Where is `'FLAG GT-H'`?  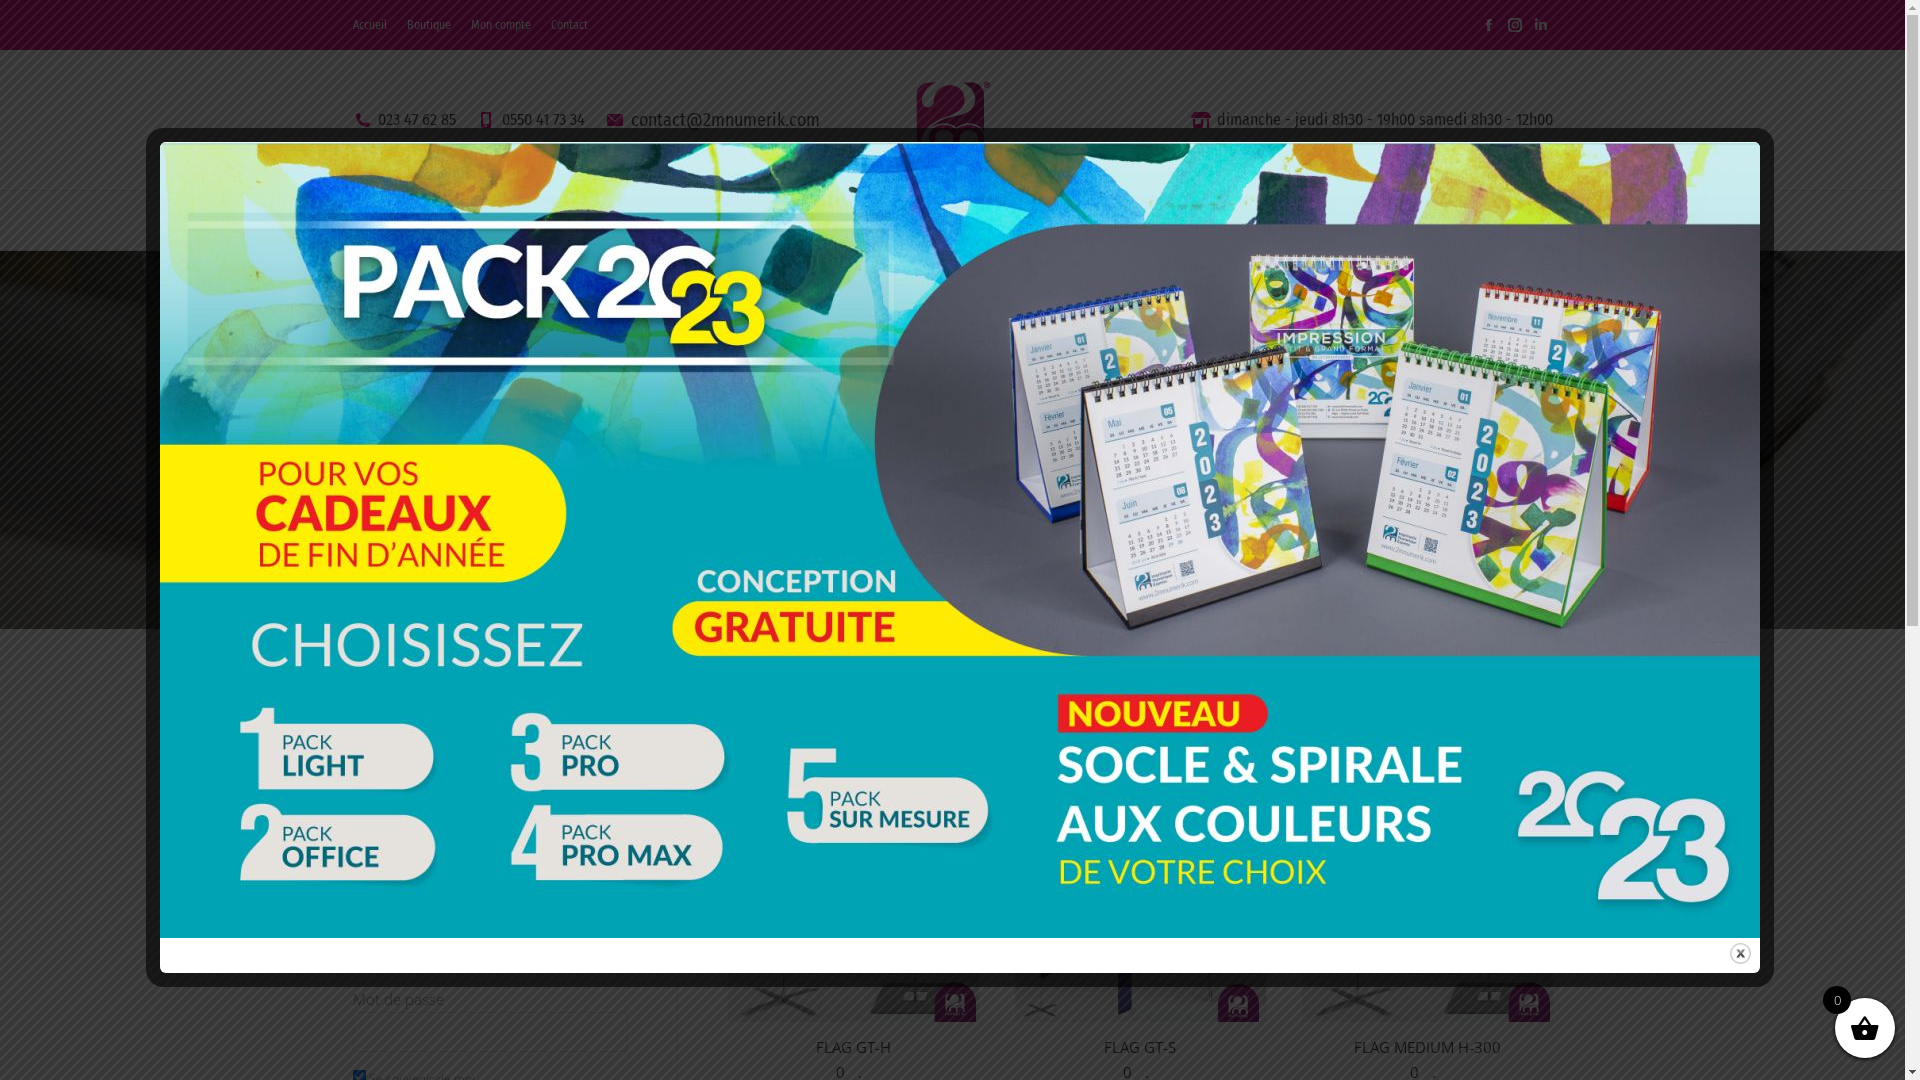
'FLAG GT-H' is located at coordinates (853, 1045).